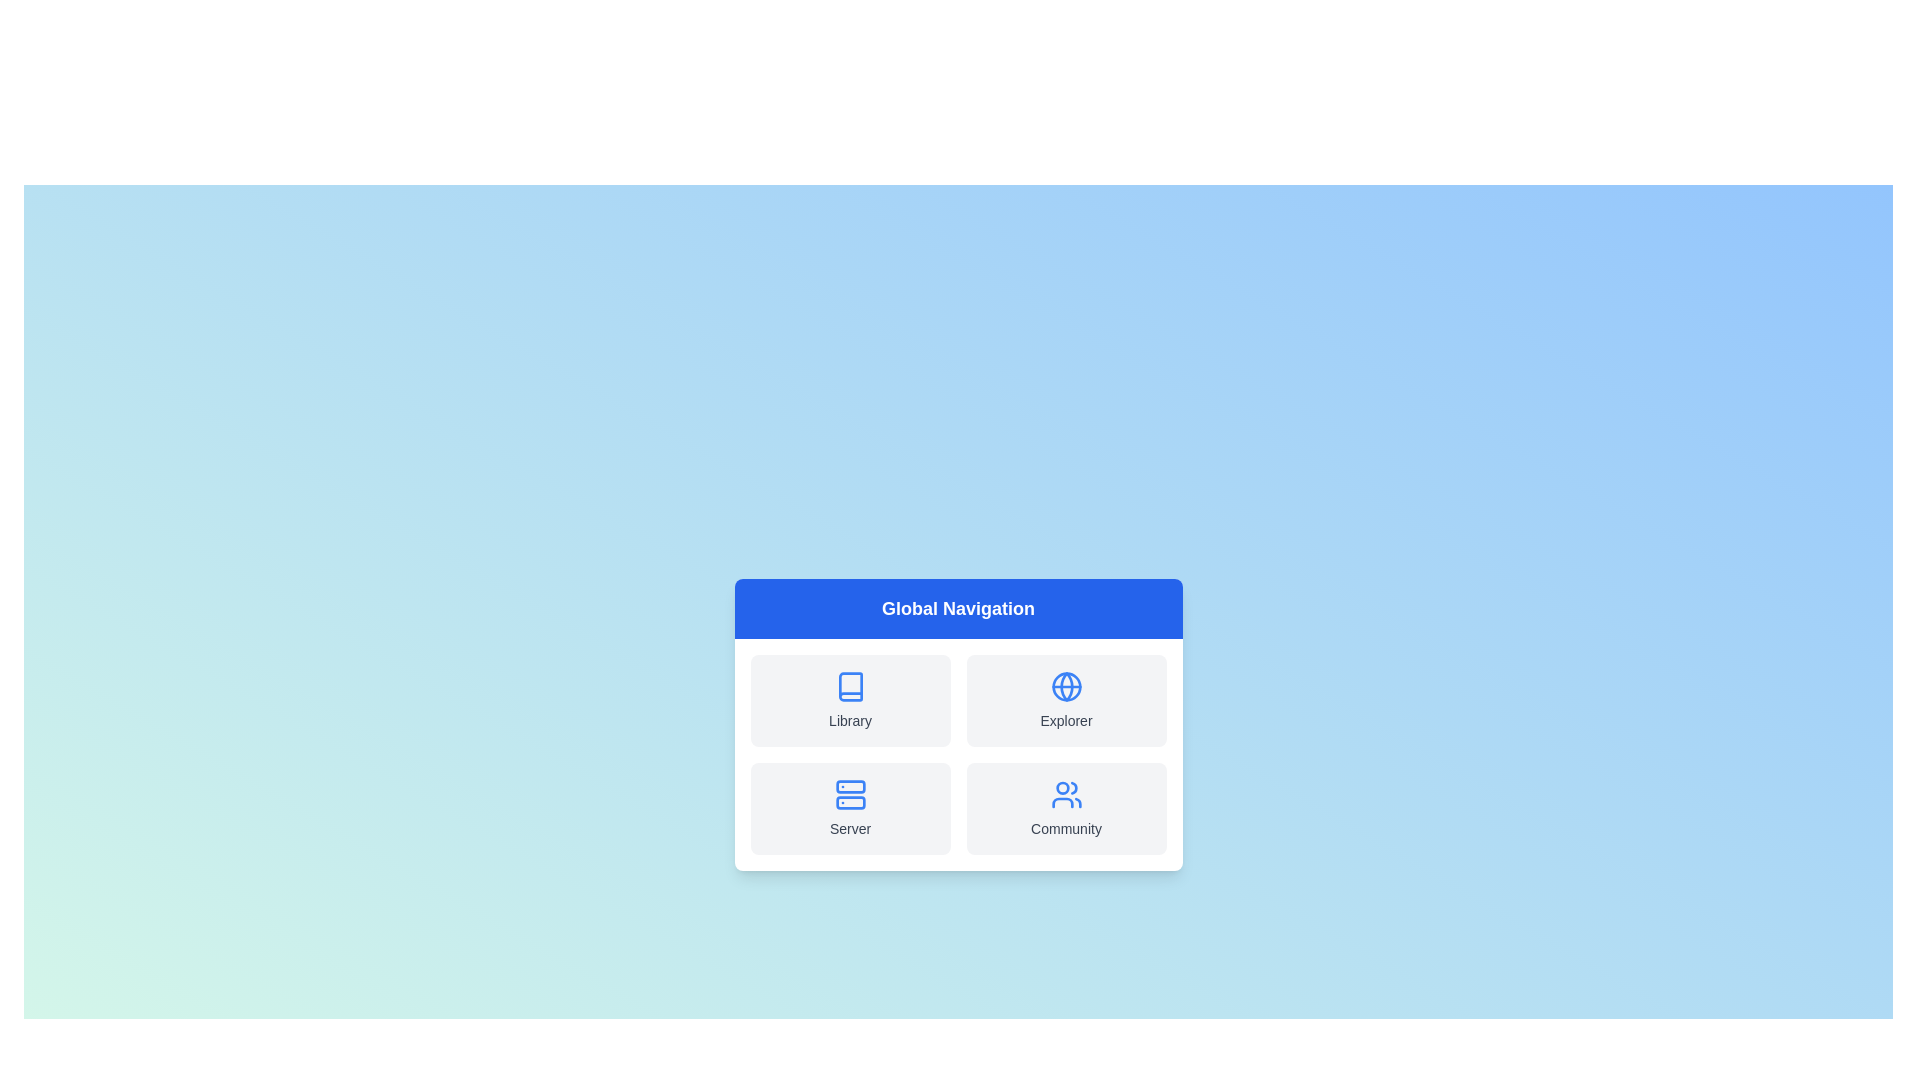 The image size is (1920, 1080). Describe the element at coordinates (1065, 700) in the screenshot. I see `the navigation option Explorer to observe its hover effect` at that location.